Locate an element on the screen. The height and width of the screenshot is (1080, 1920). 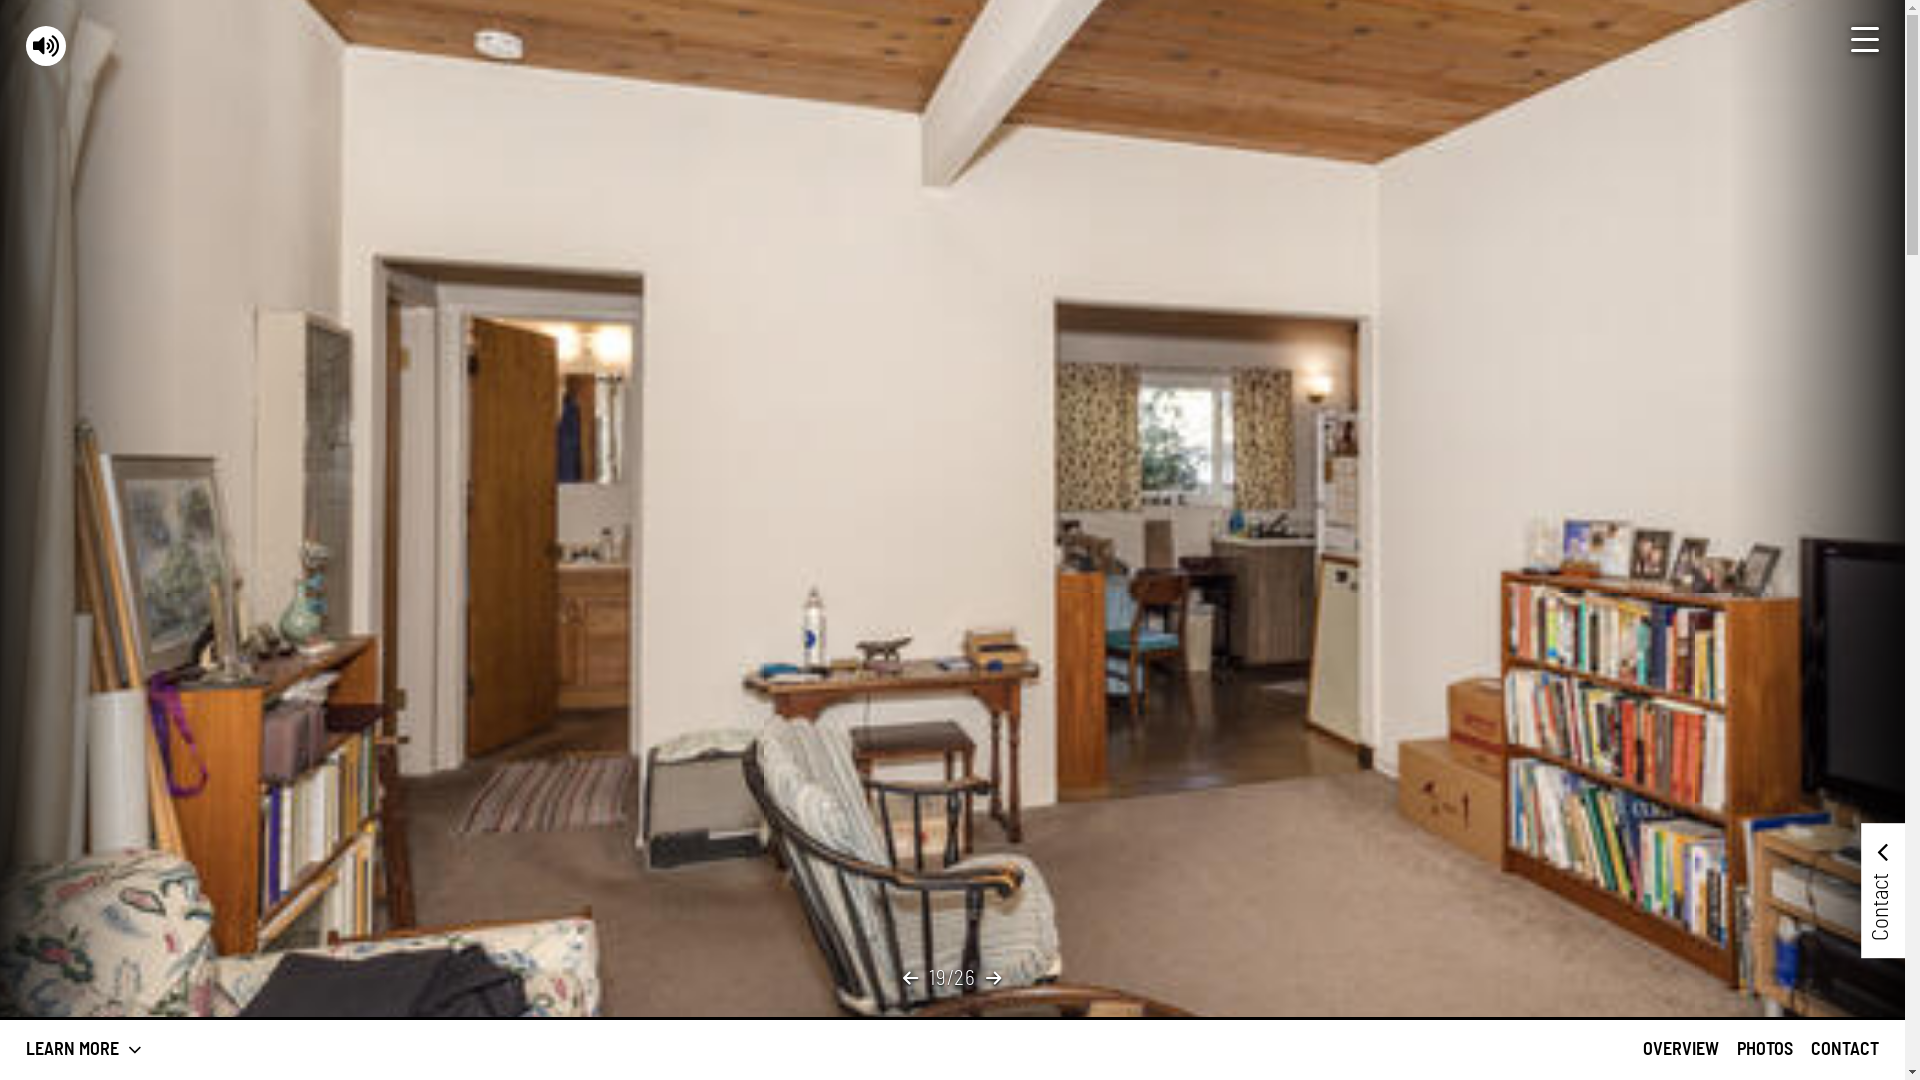
'CONTACT' is located at coordinates (1843, 1048).